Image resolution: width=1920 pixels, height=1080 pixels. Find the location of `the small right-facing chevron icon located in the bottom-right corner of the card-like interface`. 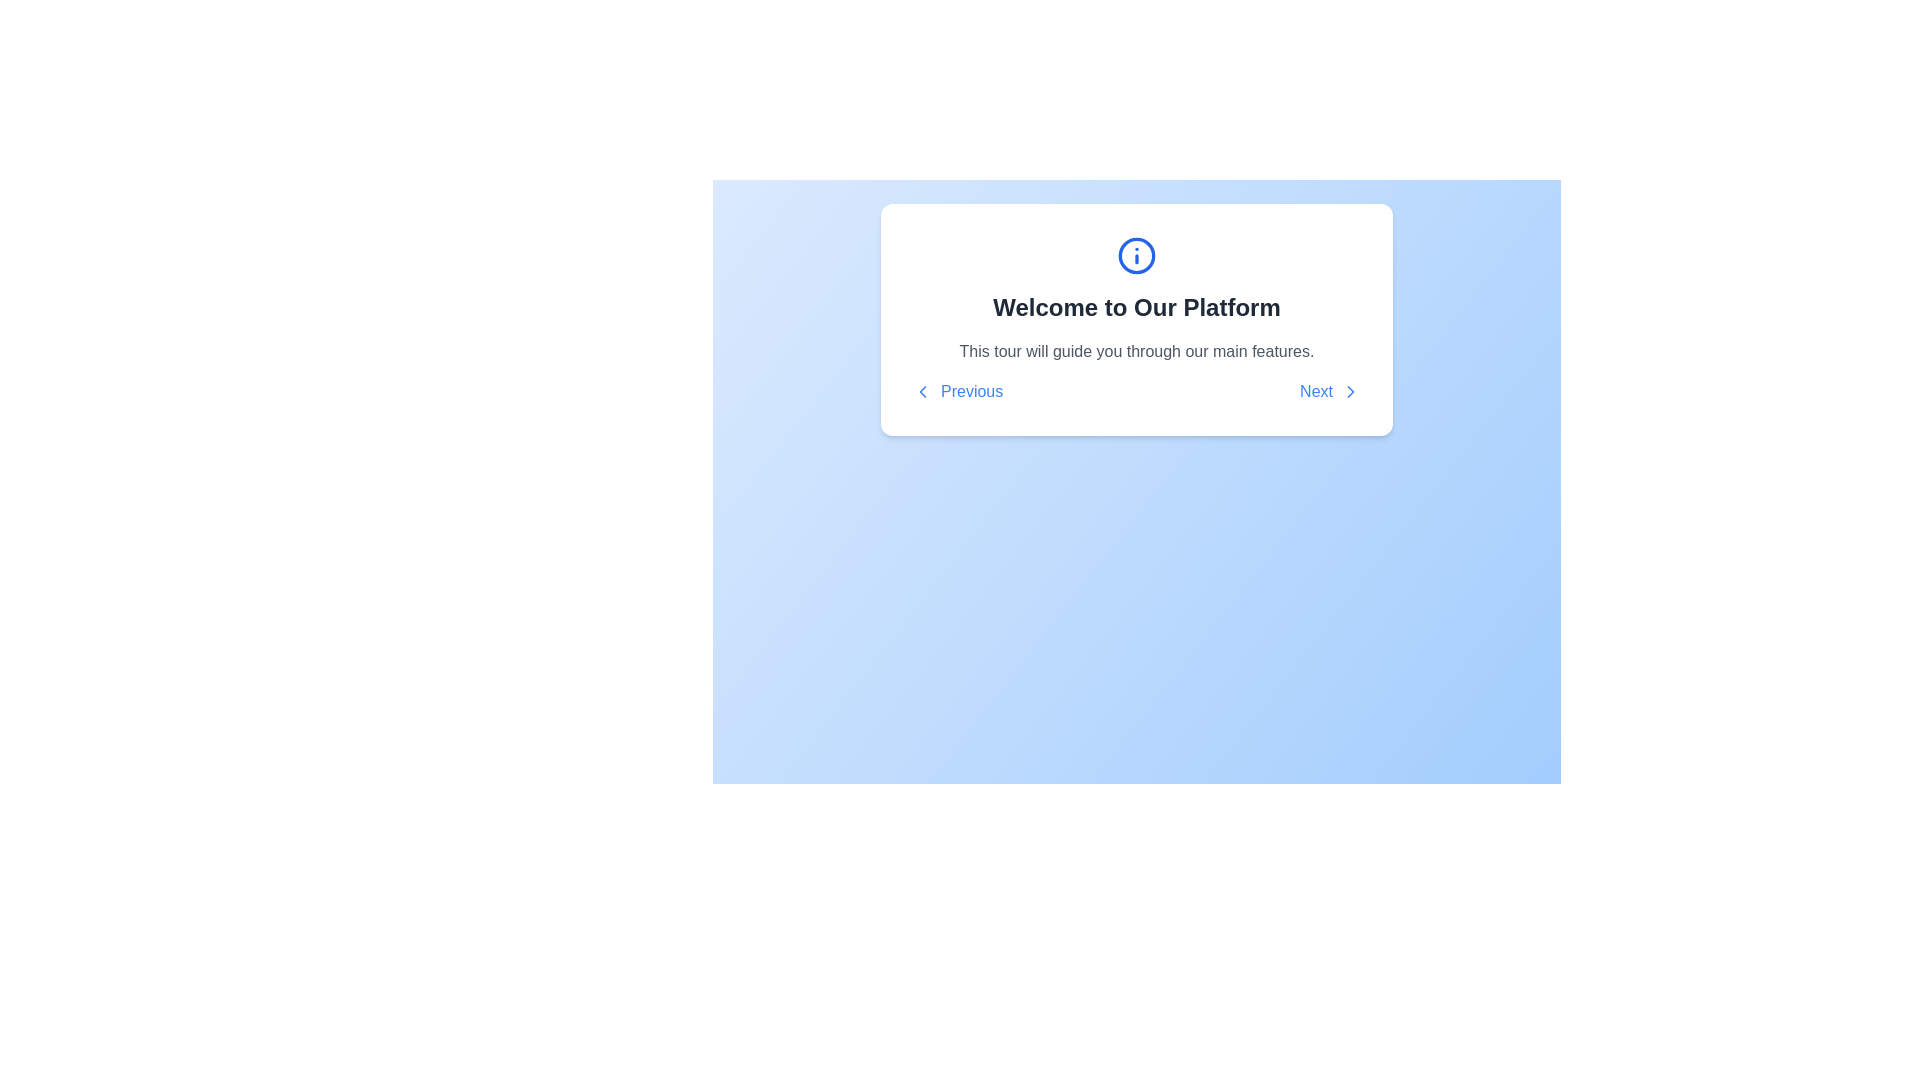

the small right-facing chevron icon located in the bottom-right corner of the card-like interface is located at coordinates (1350, 392).